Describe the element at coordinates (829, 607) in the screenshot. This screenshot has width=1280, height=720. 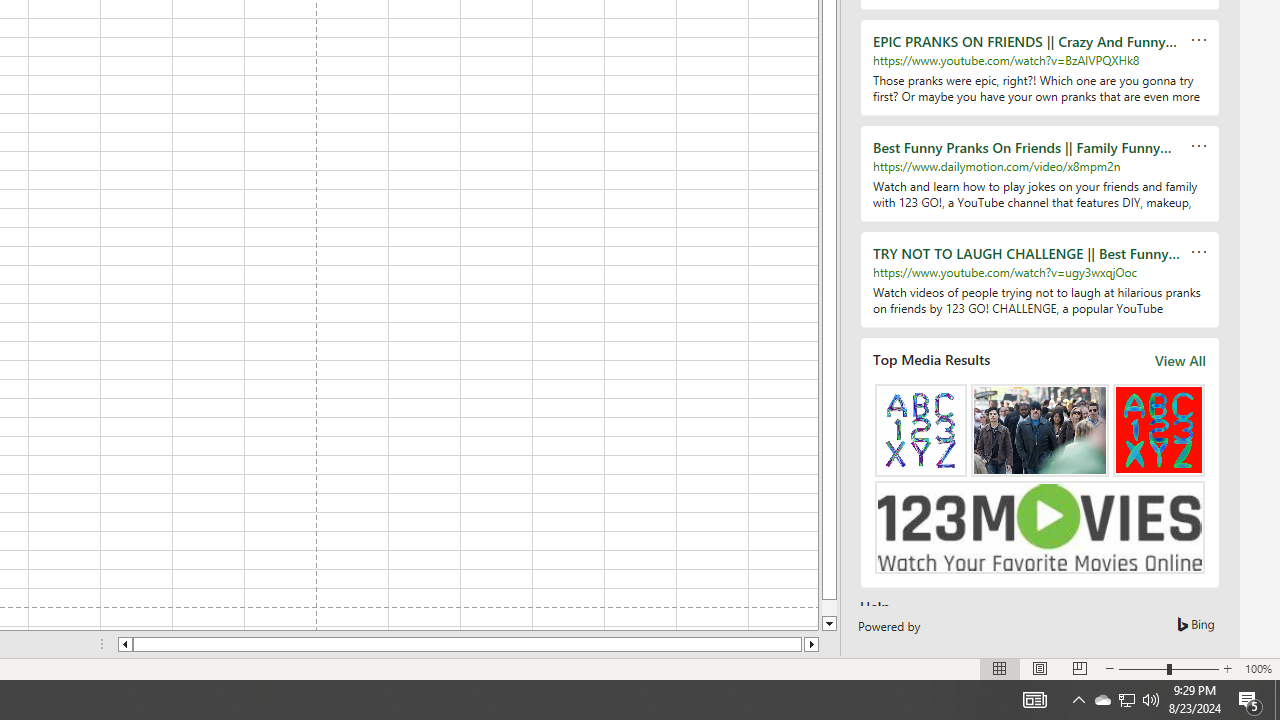
I see `'Page down'` at that location.